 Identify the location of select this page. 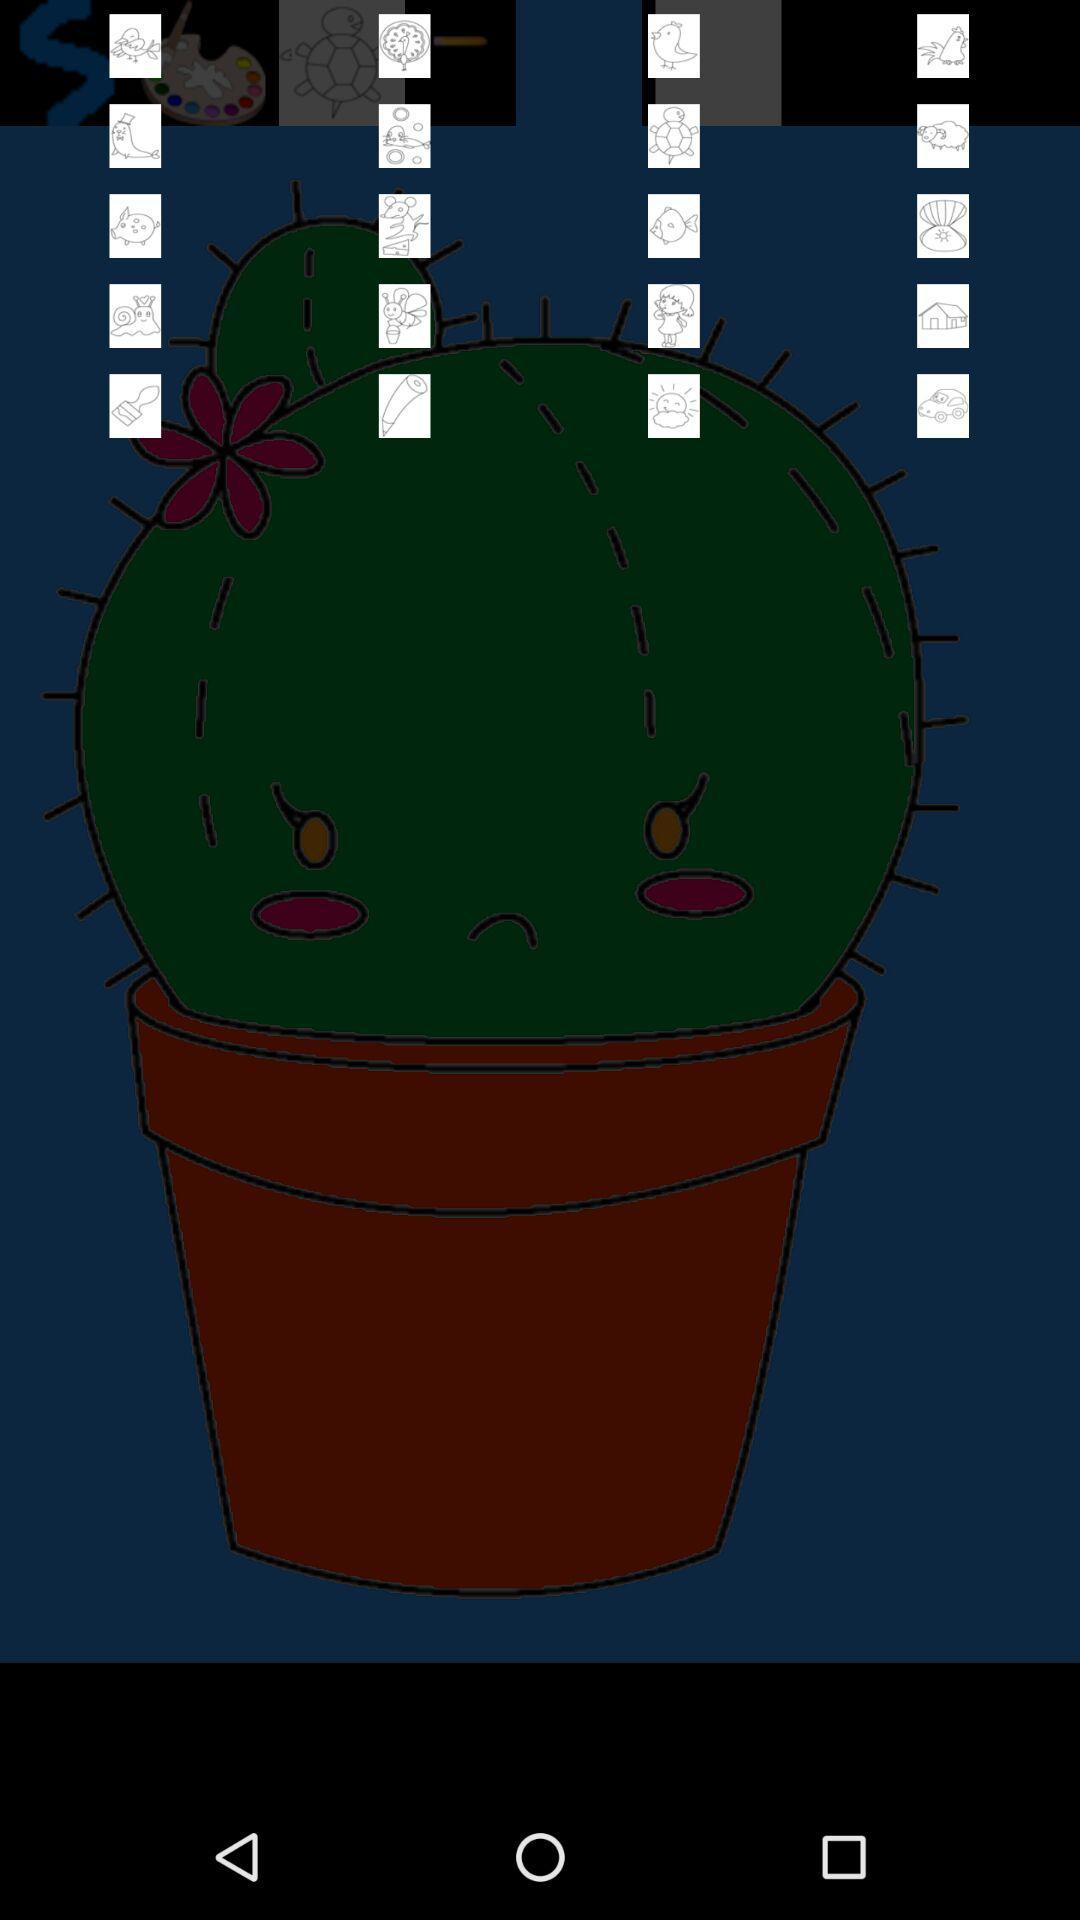
(943, 135).